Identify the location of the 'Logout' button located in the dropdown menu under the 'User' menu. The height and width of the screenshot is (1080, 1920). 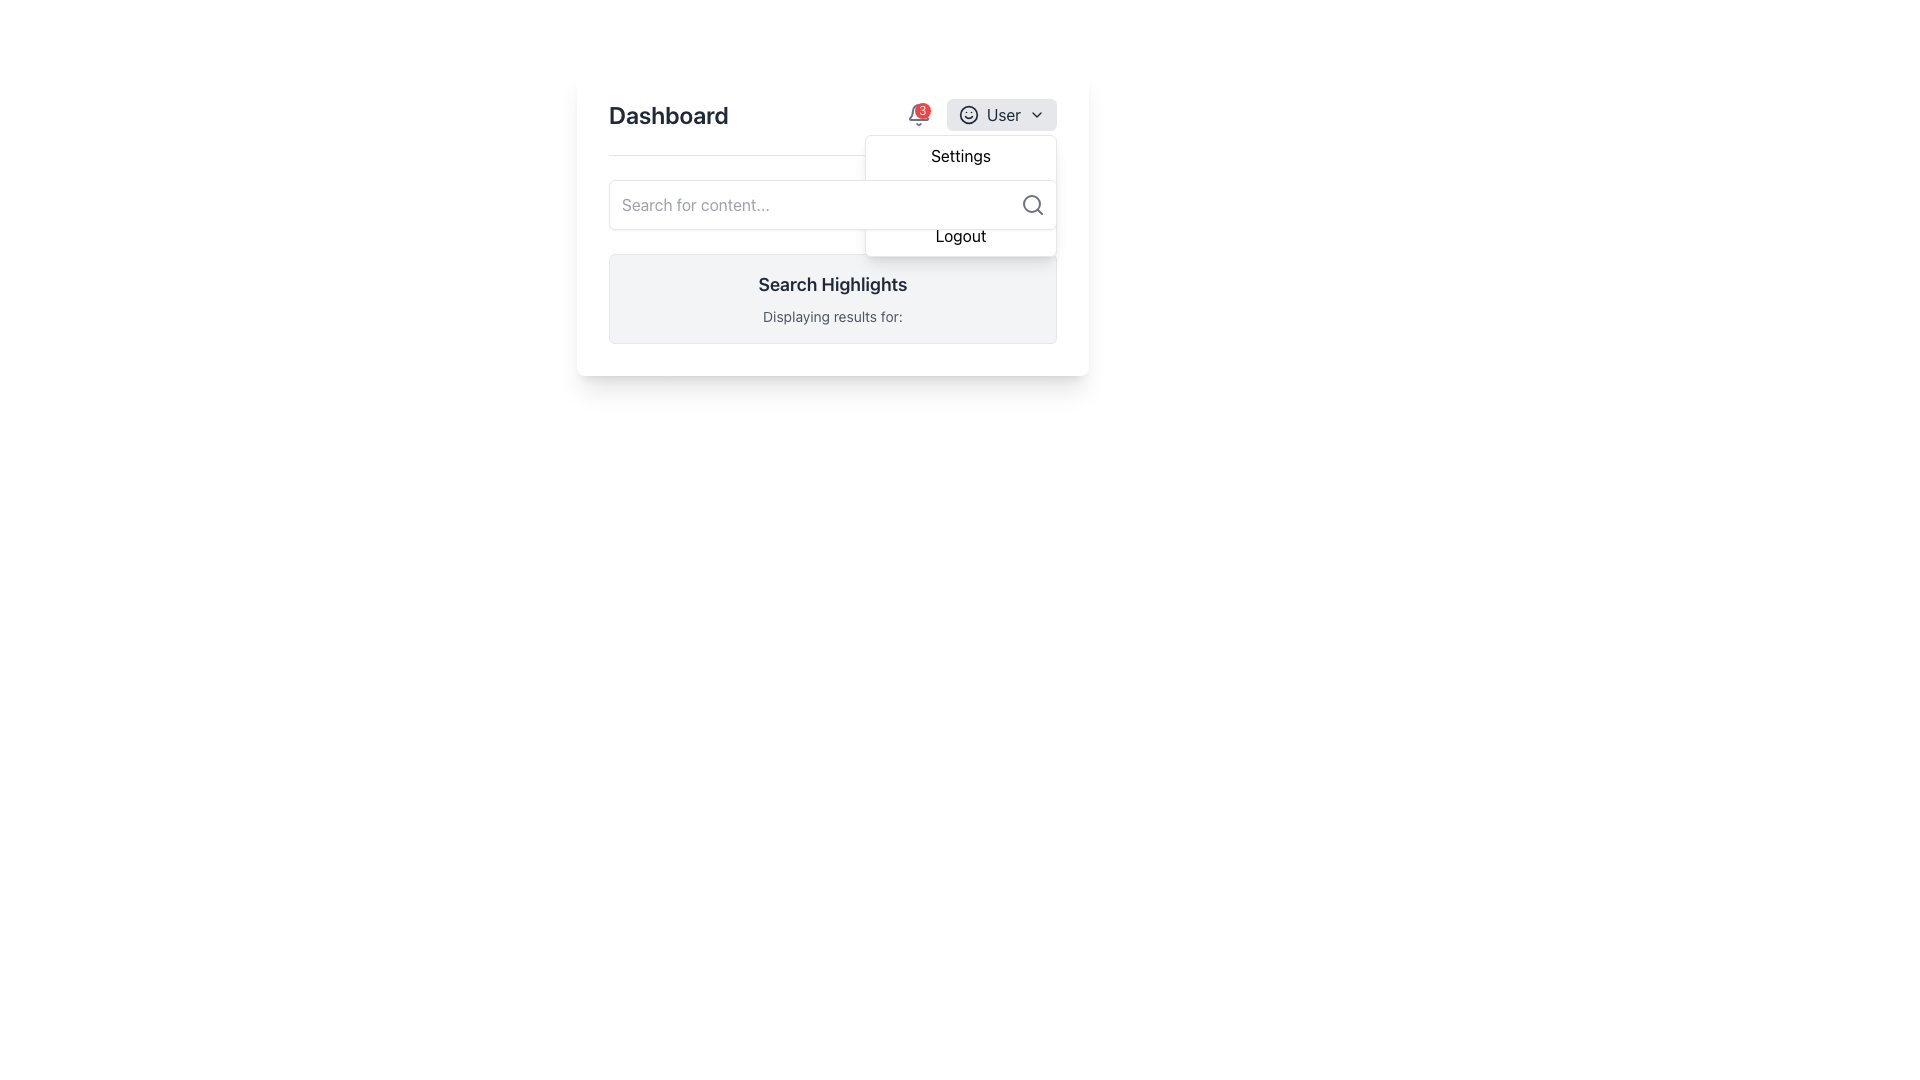
(960, 234).